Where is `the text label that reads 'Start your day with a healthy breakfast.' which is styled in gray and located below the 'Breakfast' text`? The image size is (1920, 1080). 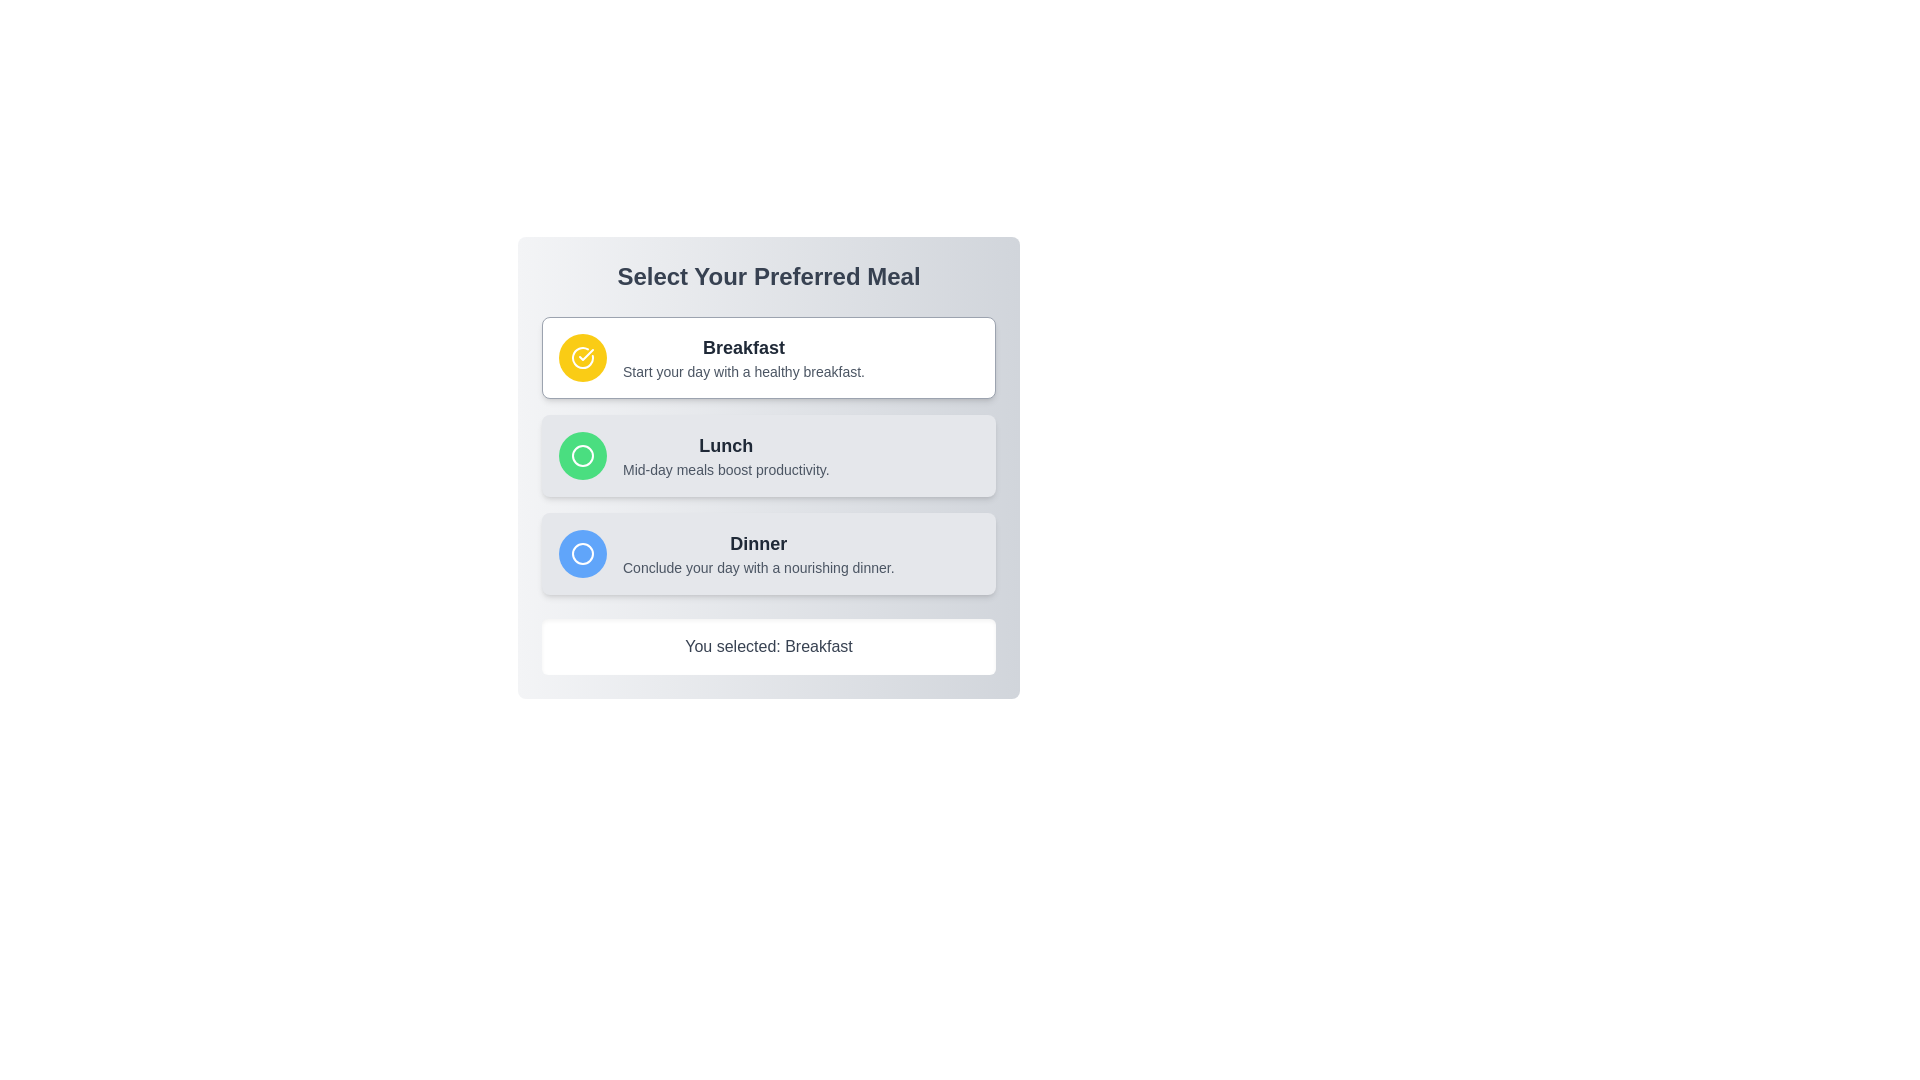
the text label that reads 'Start your day with a healthy breakfast.' which is styled in gray and located below the 'Breakfast' text is located at coordinates (743, 371).